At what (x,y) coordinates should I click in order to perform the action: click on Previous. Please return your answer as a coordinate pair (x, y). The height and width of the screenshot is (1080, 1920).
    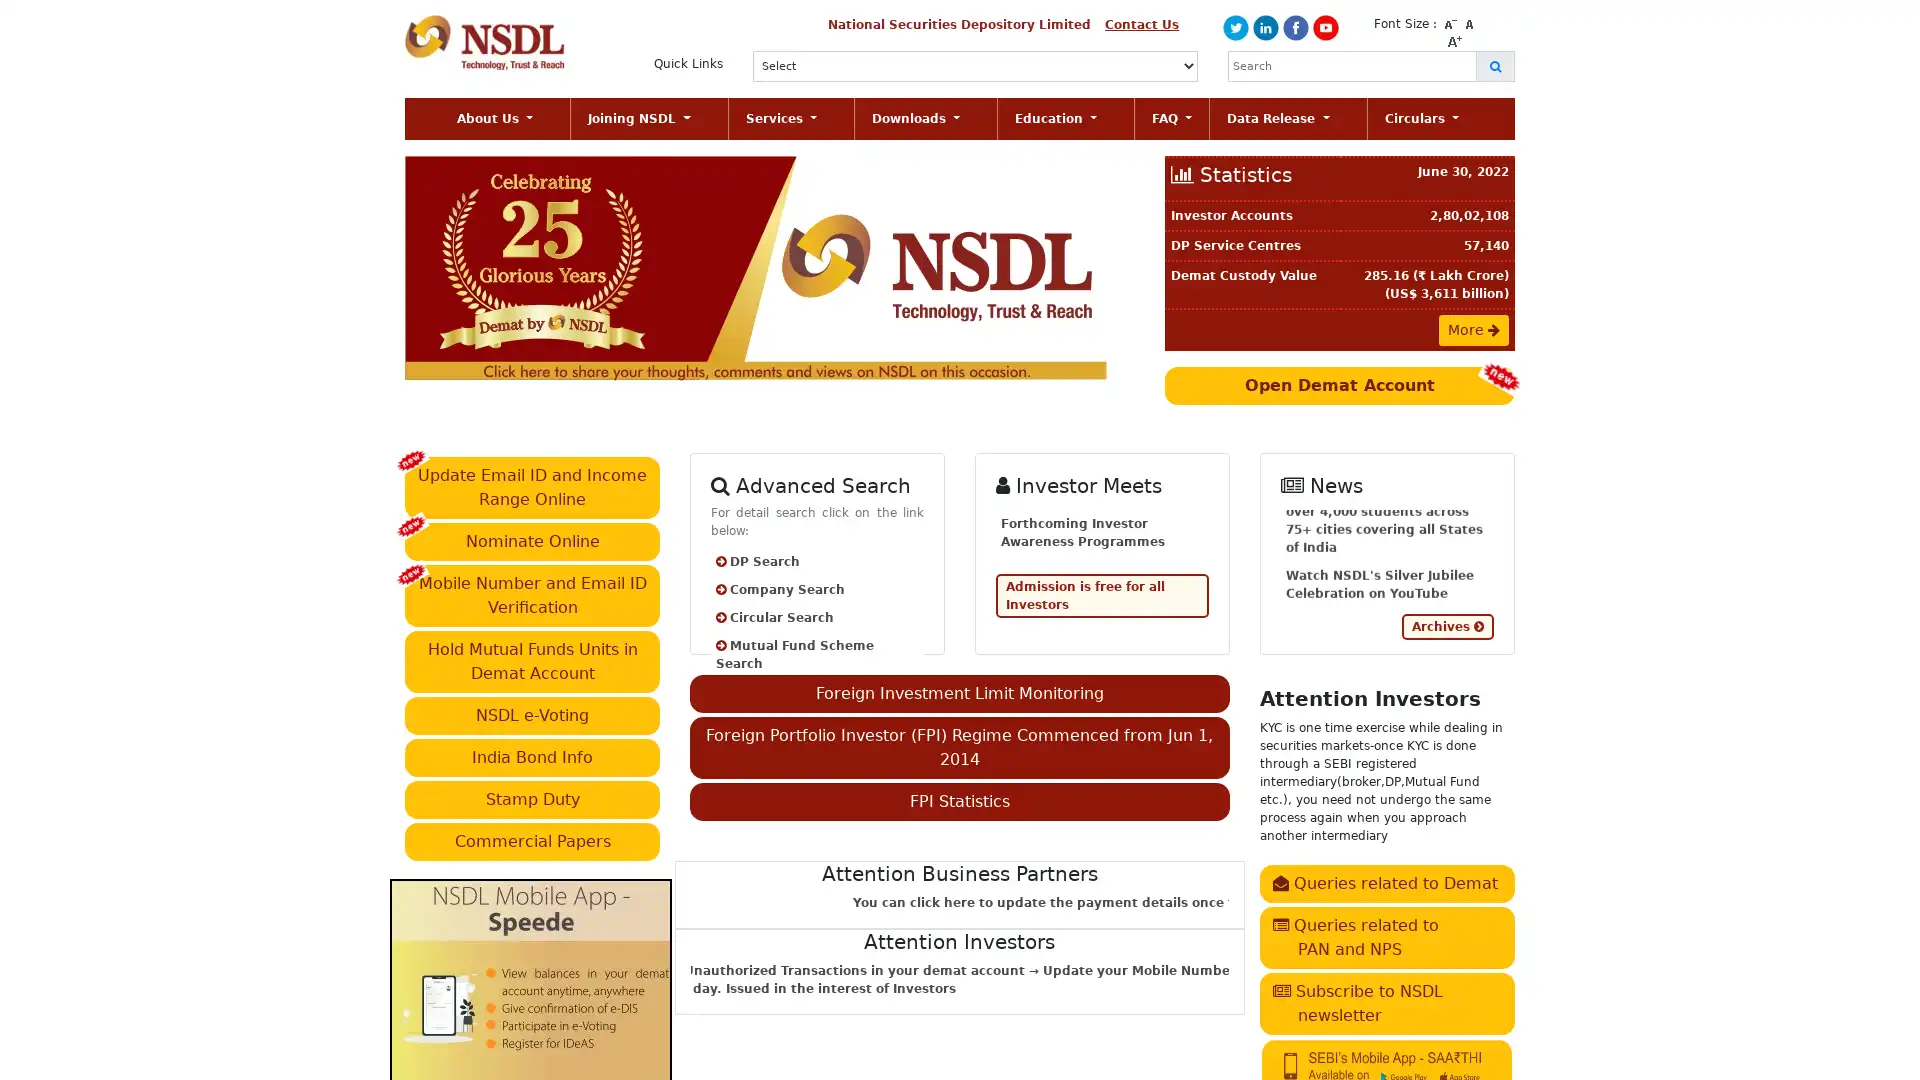
    Looking at the image, I should click on (458, 266).